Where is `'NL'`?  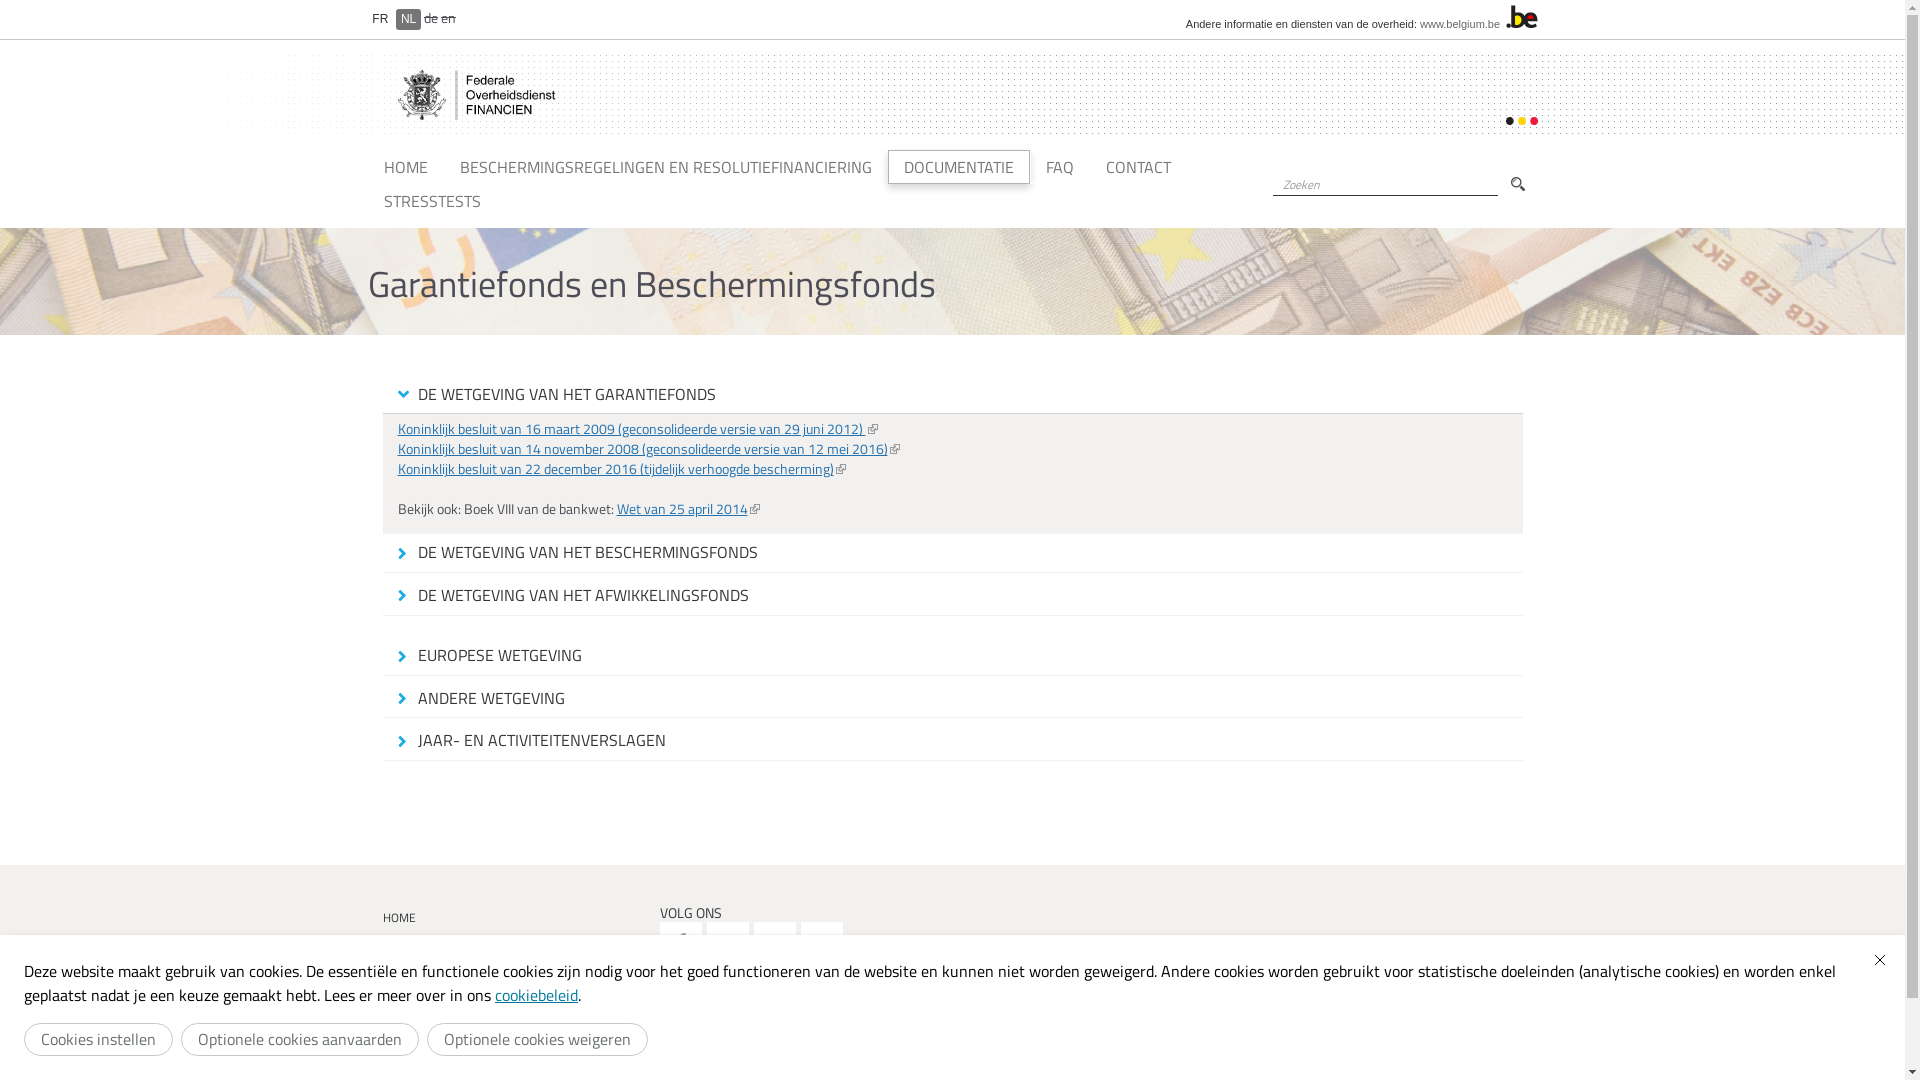 'NL' is located at coordinates (407, 19).